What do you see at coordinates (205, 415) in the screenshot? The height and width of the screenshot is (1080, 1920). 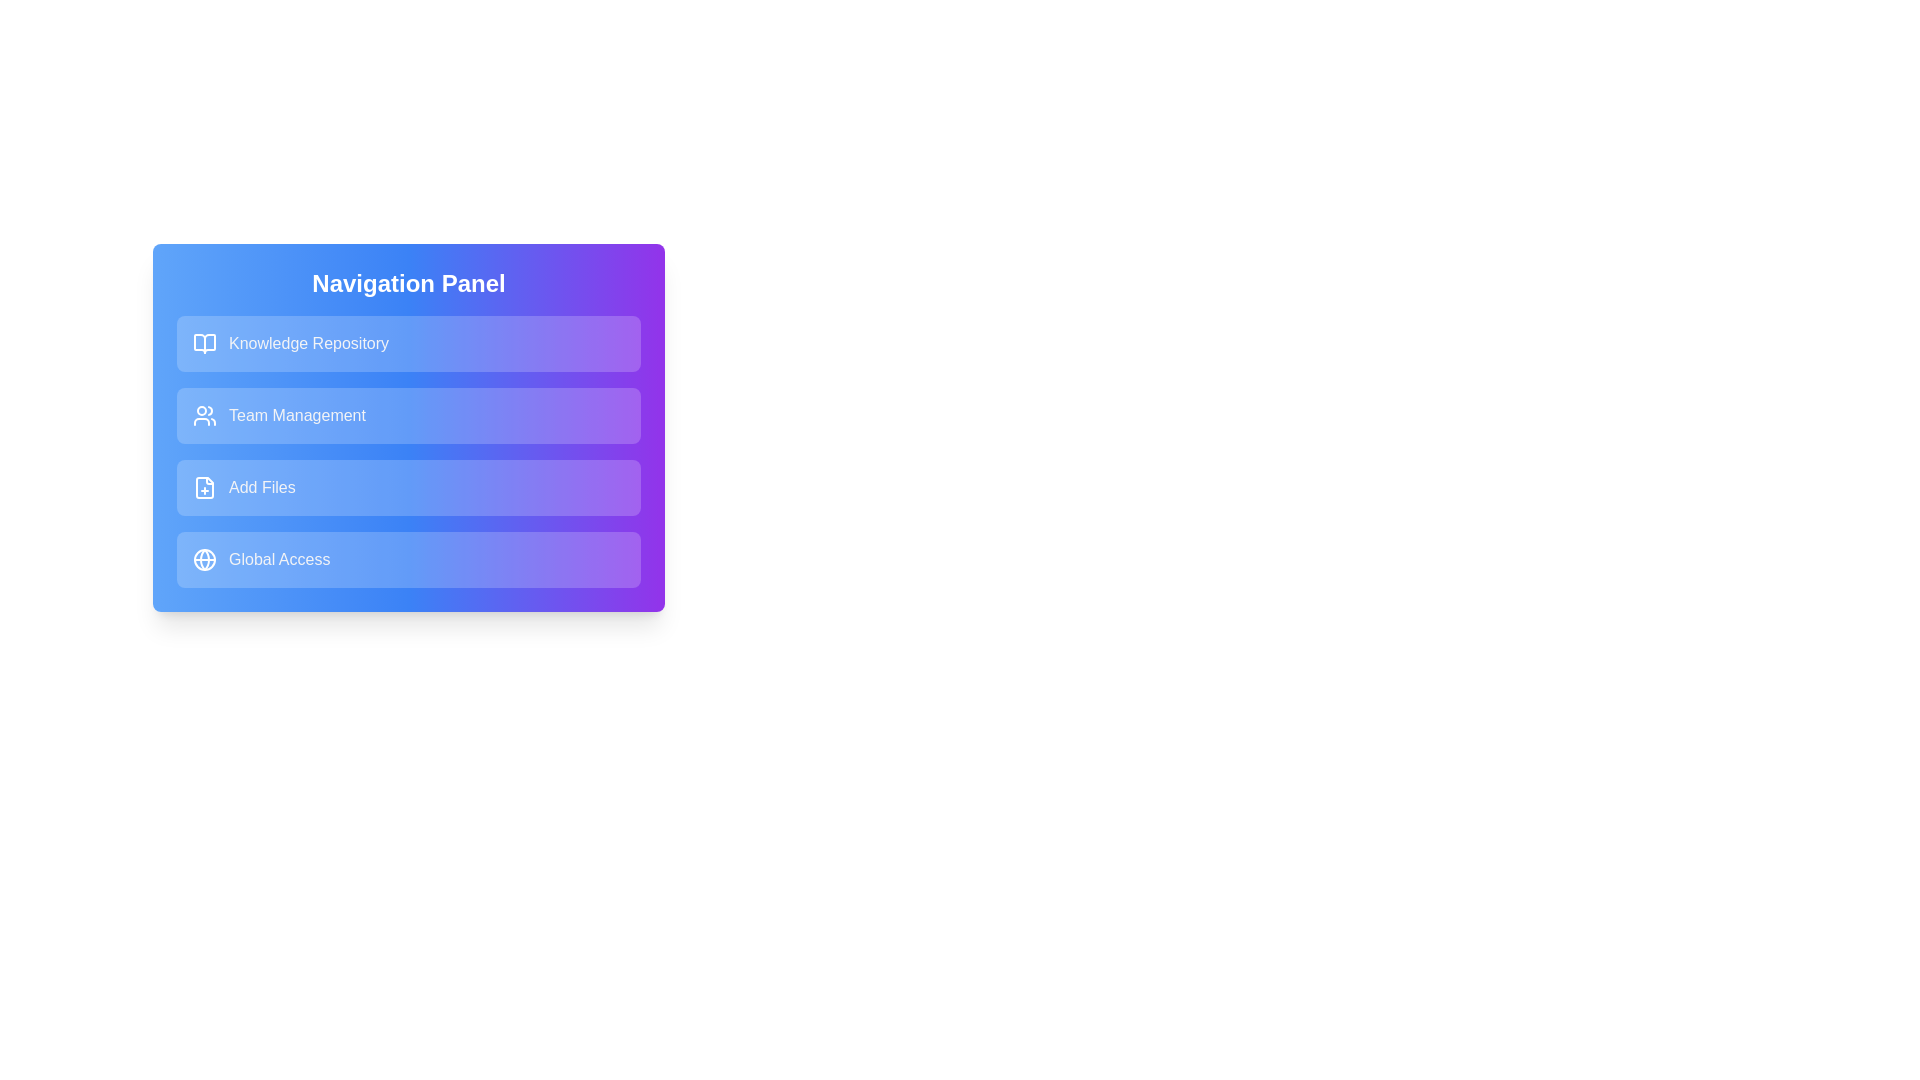 I see `the icon associated with the navigation item labeled Team Management` at bounding box center [205, 415].